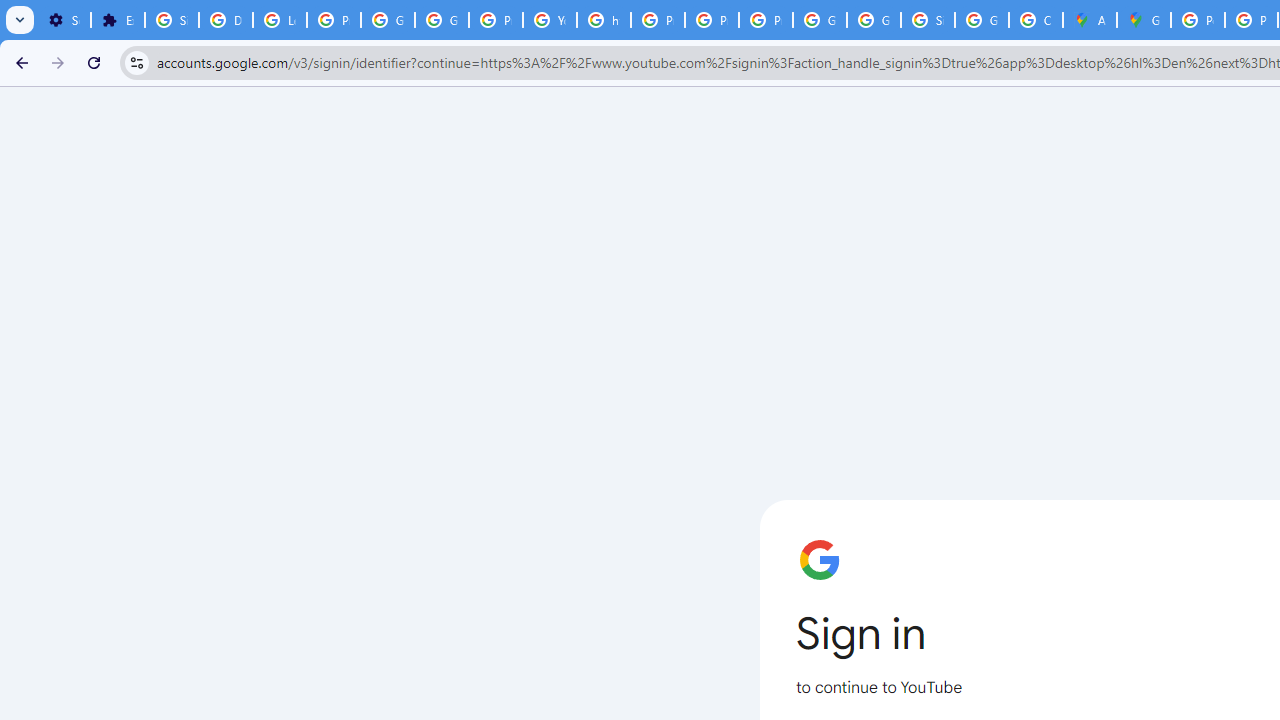  I want to click on 'Extensions', so click(116, 20).